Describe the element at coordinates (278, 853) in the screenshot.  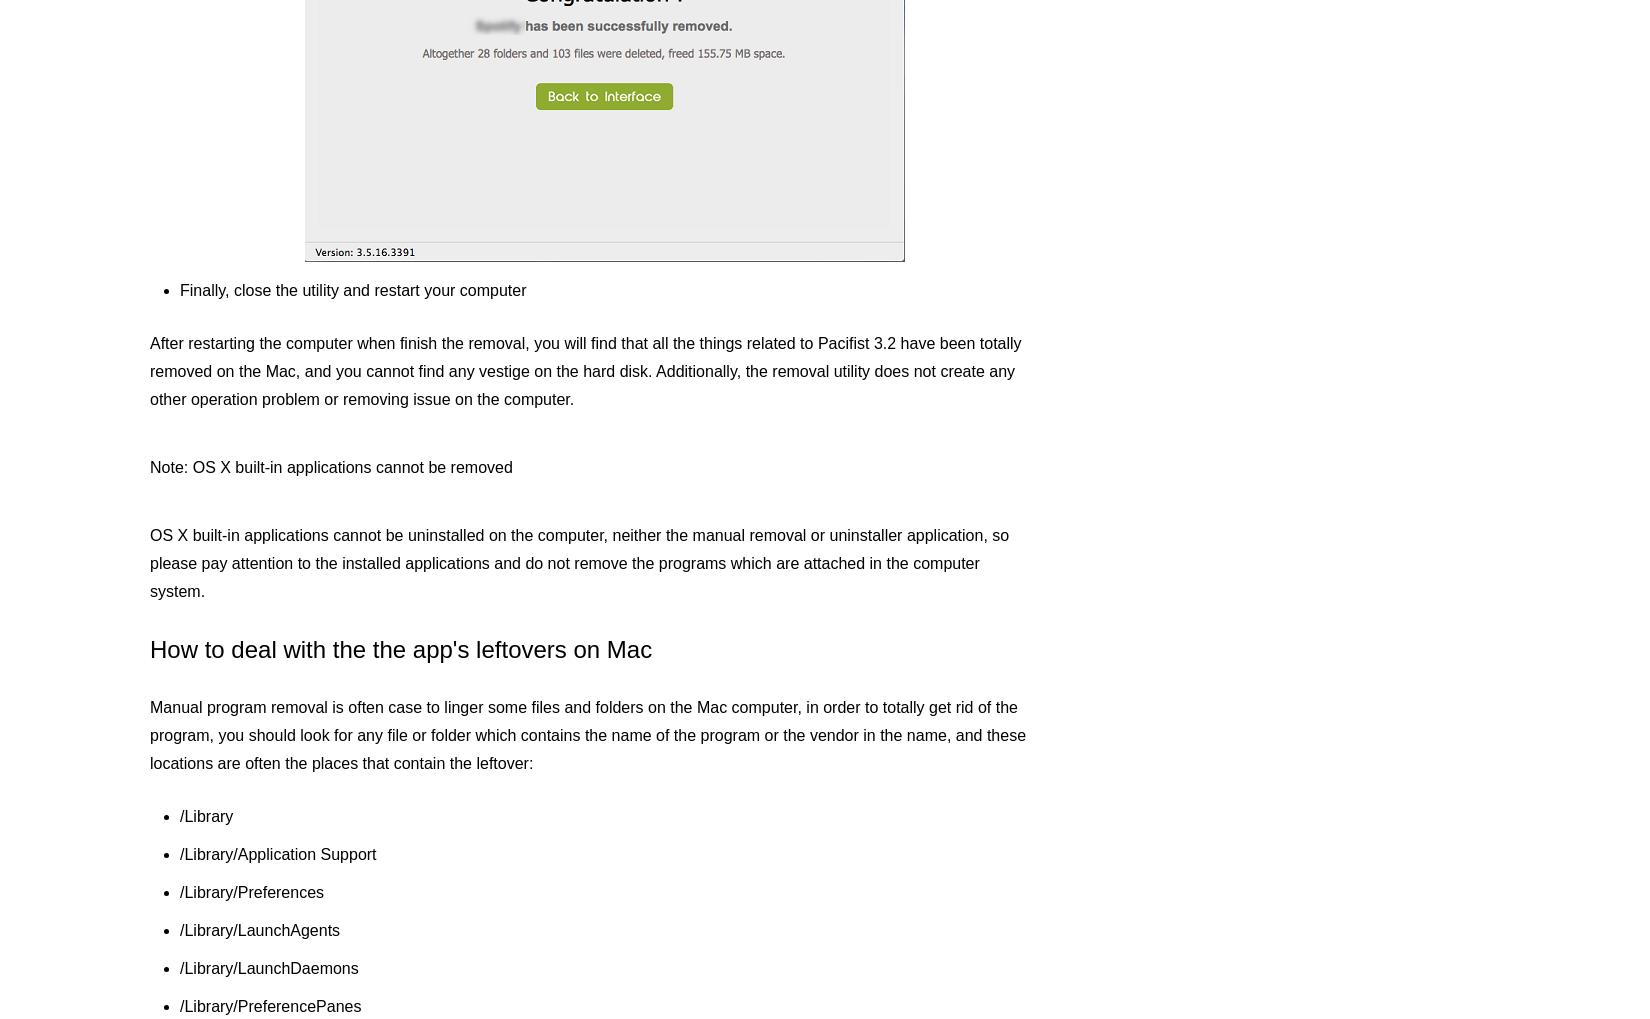
I see `'/Library/Application Support'` at that location.